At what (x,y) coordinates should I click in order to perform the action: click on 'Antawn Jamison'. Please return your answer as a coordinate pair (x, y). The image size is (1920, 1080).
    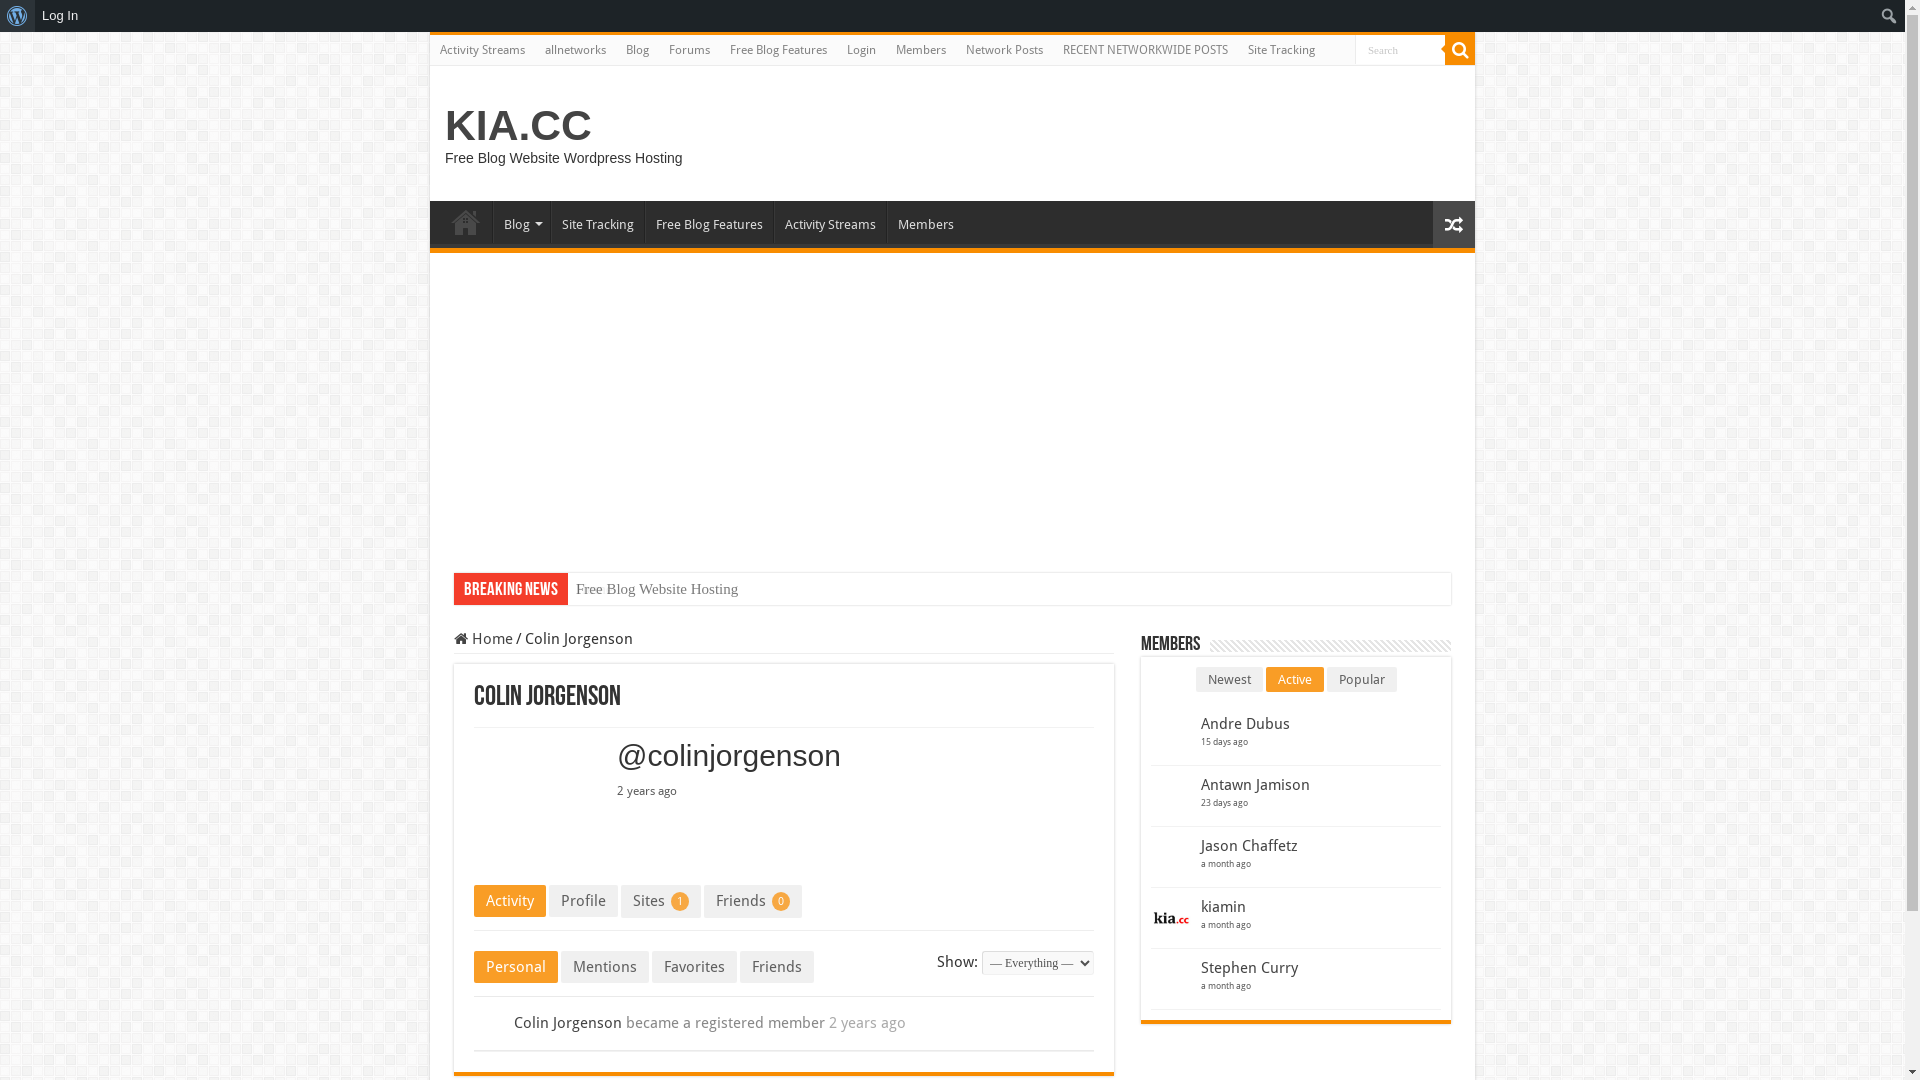
    Looking at the image, I should click on (1254, 784).